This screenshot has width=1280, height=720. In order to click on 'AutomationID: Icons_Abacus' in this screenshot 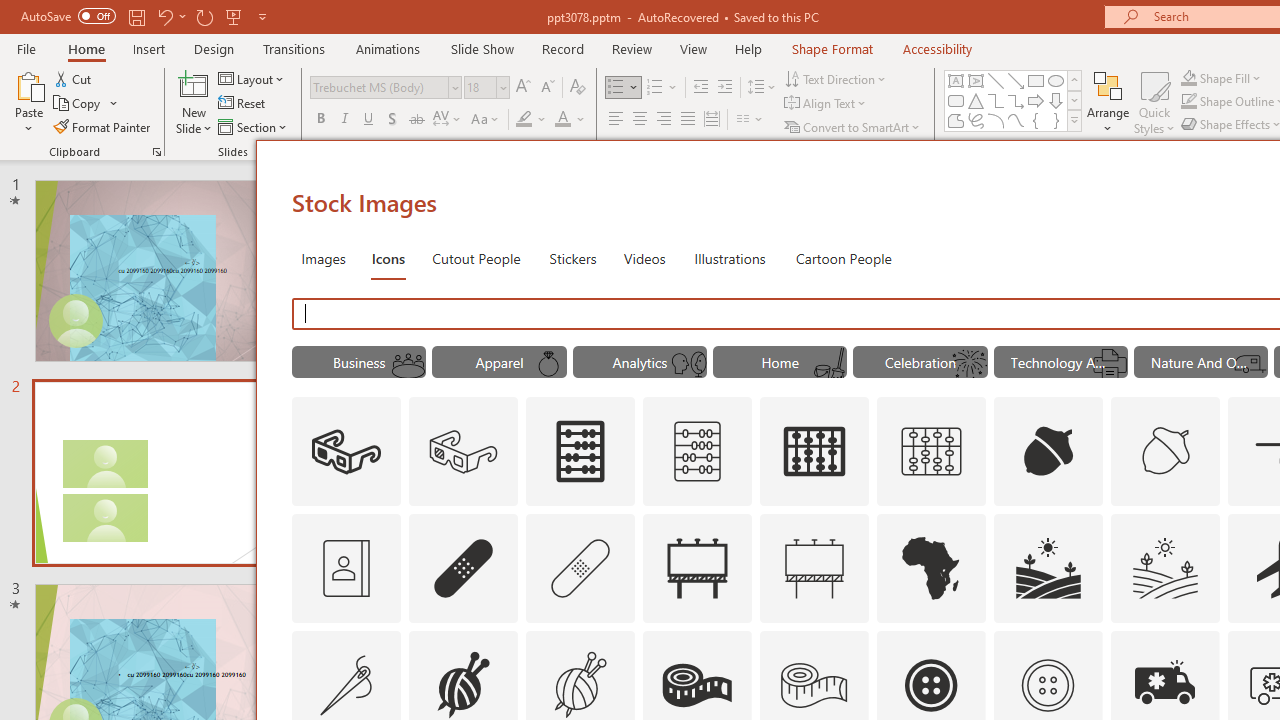, I will do `click(580, 452)`.